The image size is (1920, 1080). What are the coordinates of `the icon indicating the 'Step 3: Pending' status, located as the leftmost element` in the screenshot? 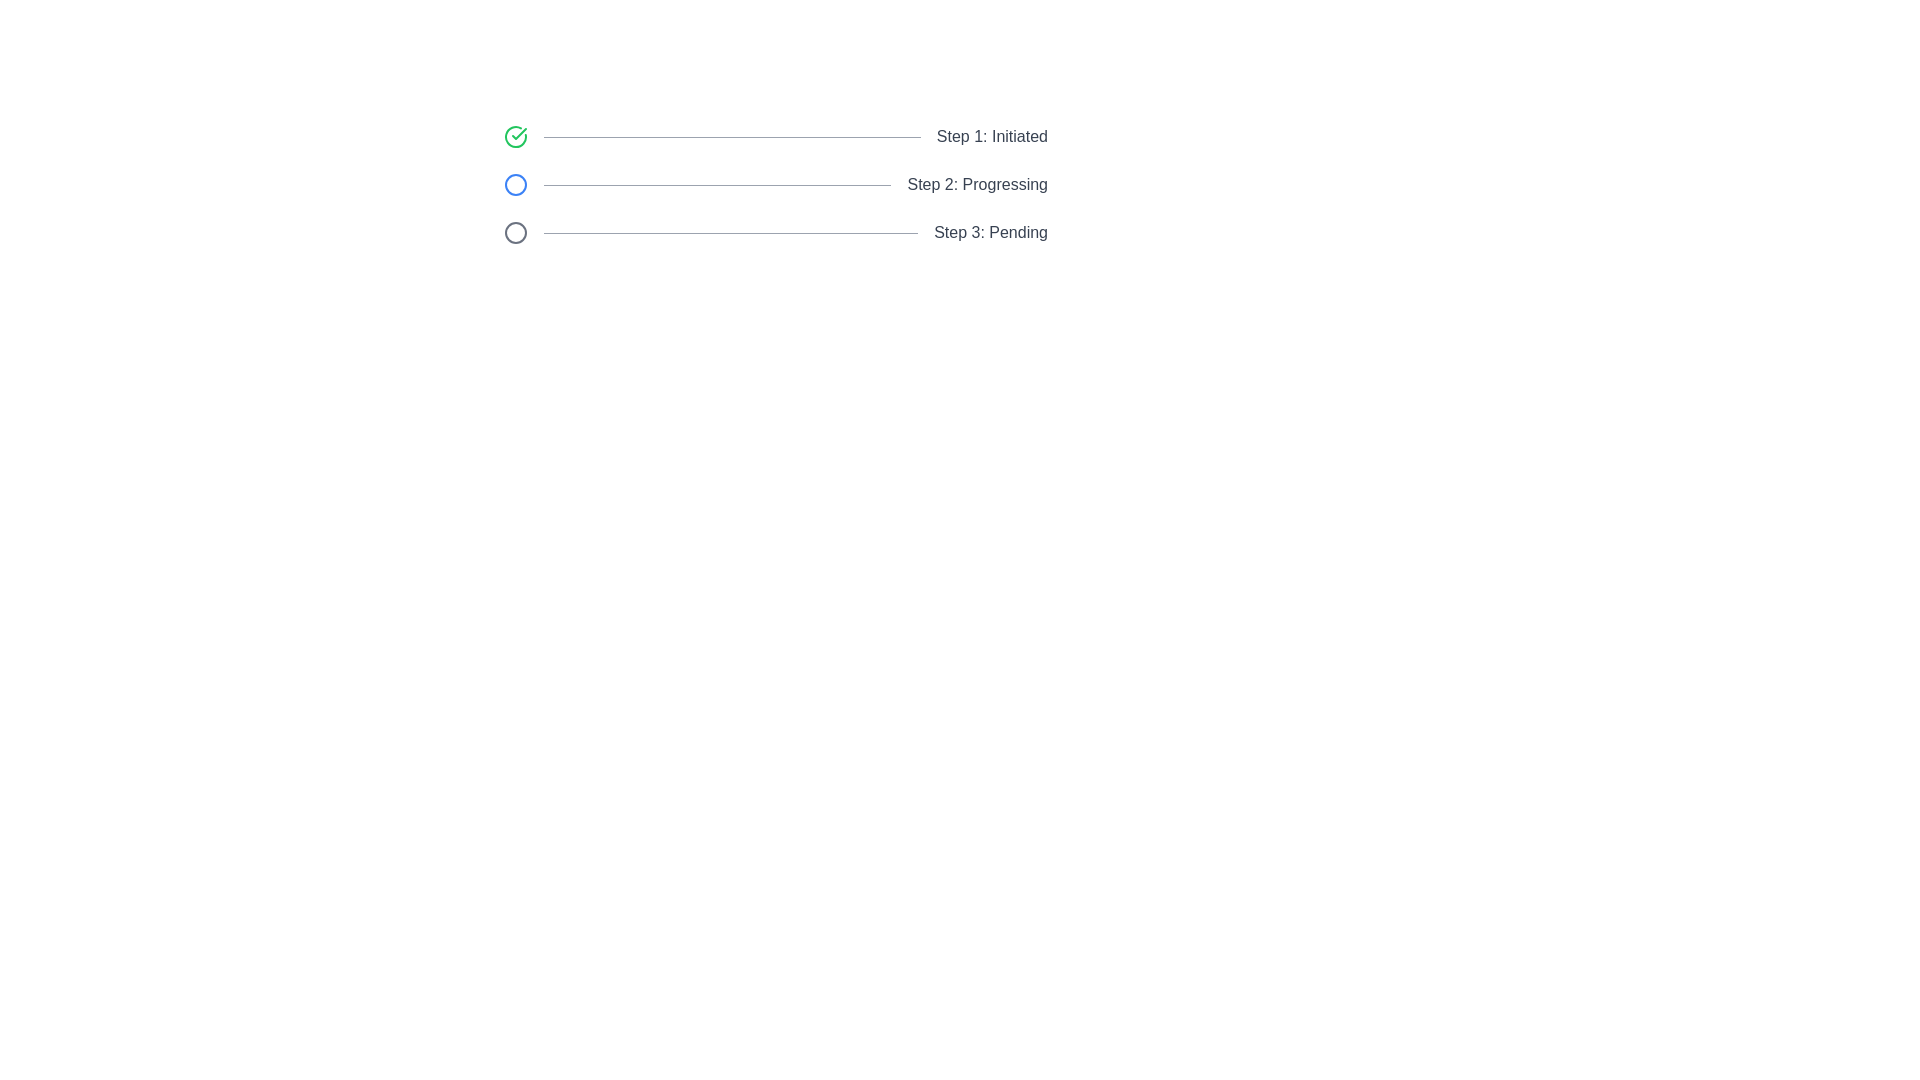 It's located at (515, 231).